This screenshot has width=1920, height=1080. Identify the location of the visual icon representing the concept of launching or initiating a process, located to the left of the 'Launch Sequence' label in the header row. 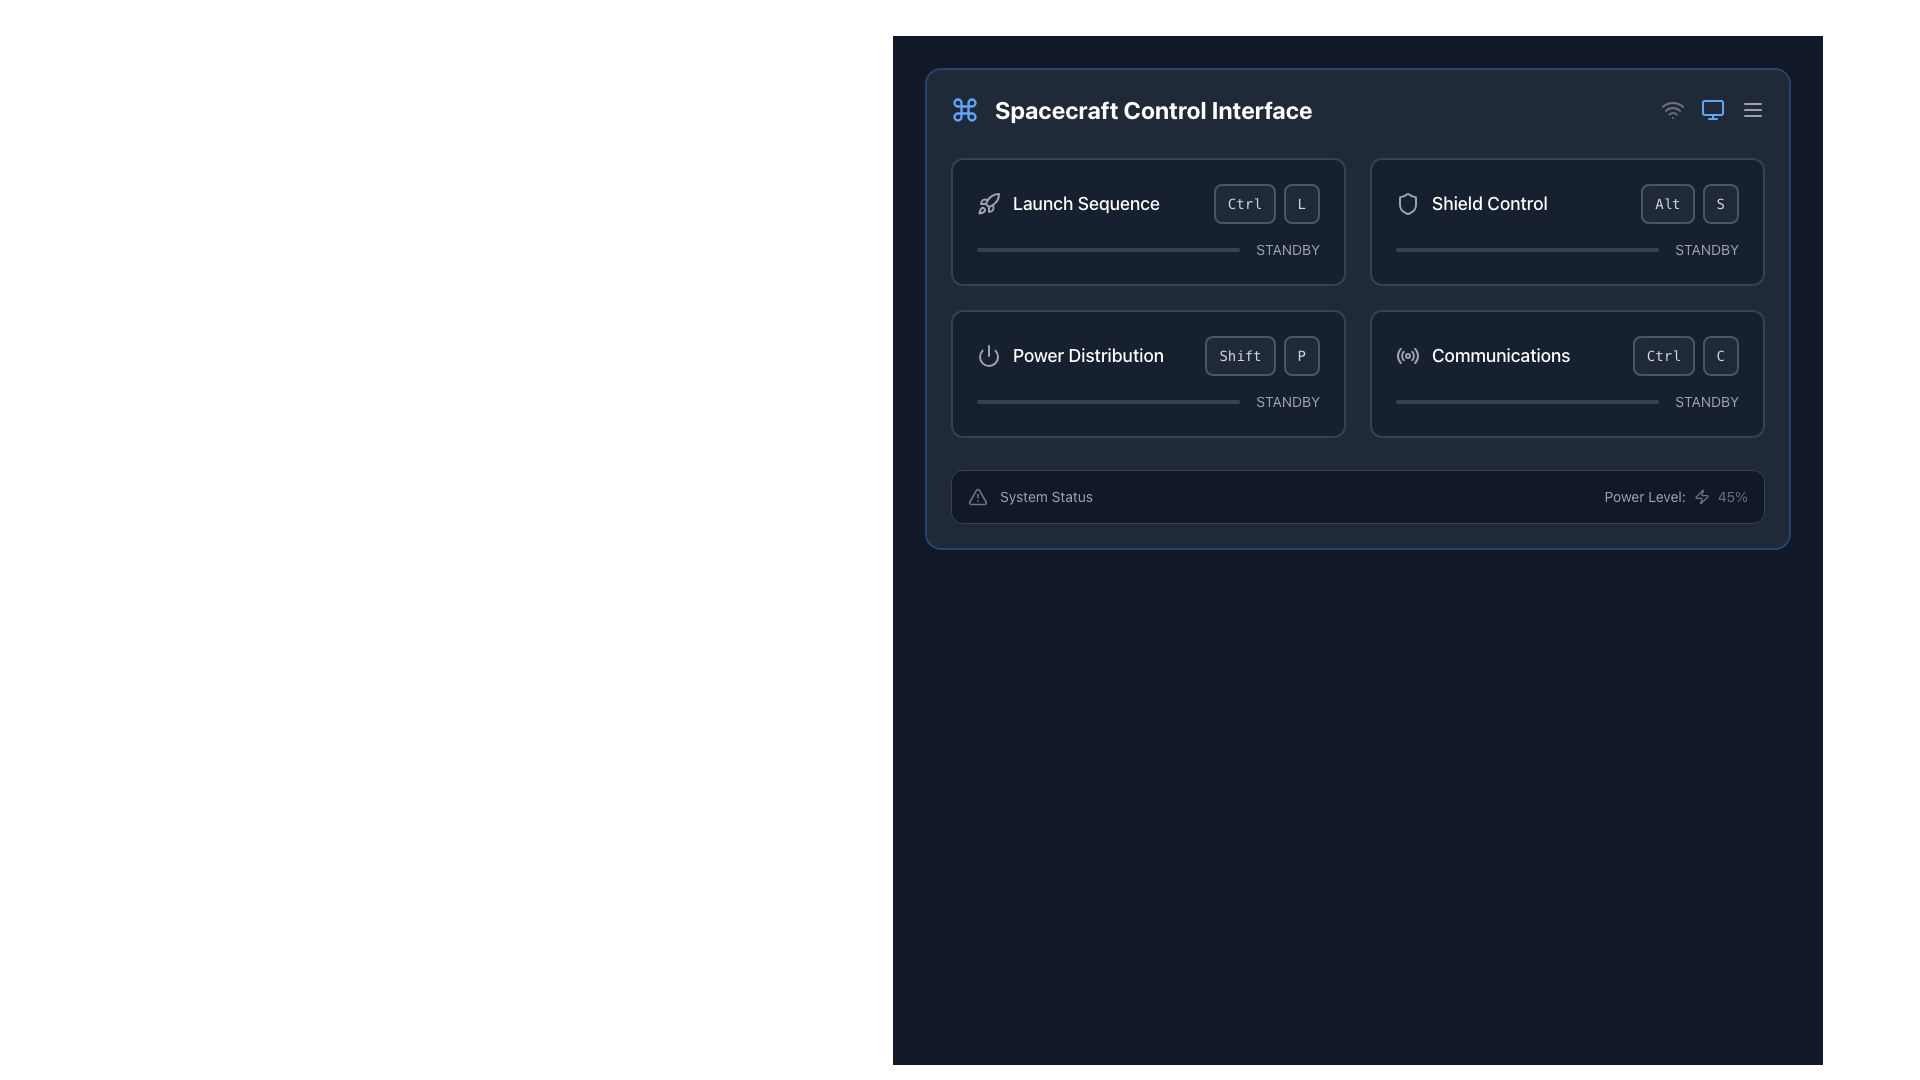
(988, 204).